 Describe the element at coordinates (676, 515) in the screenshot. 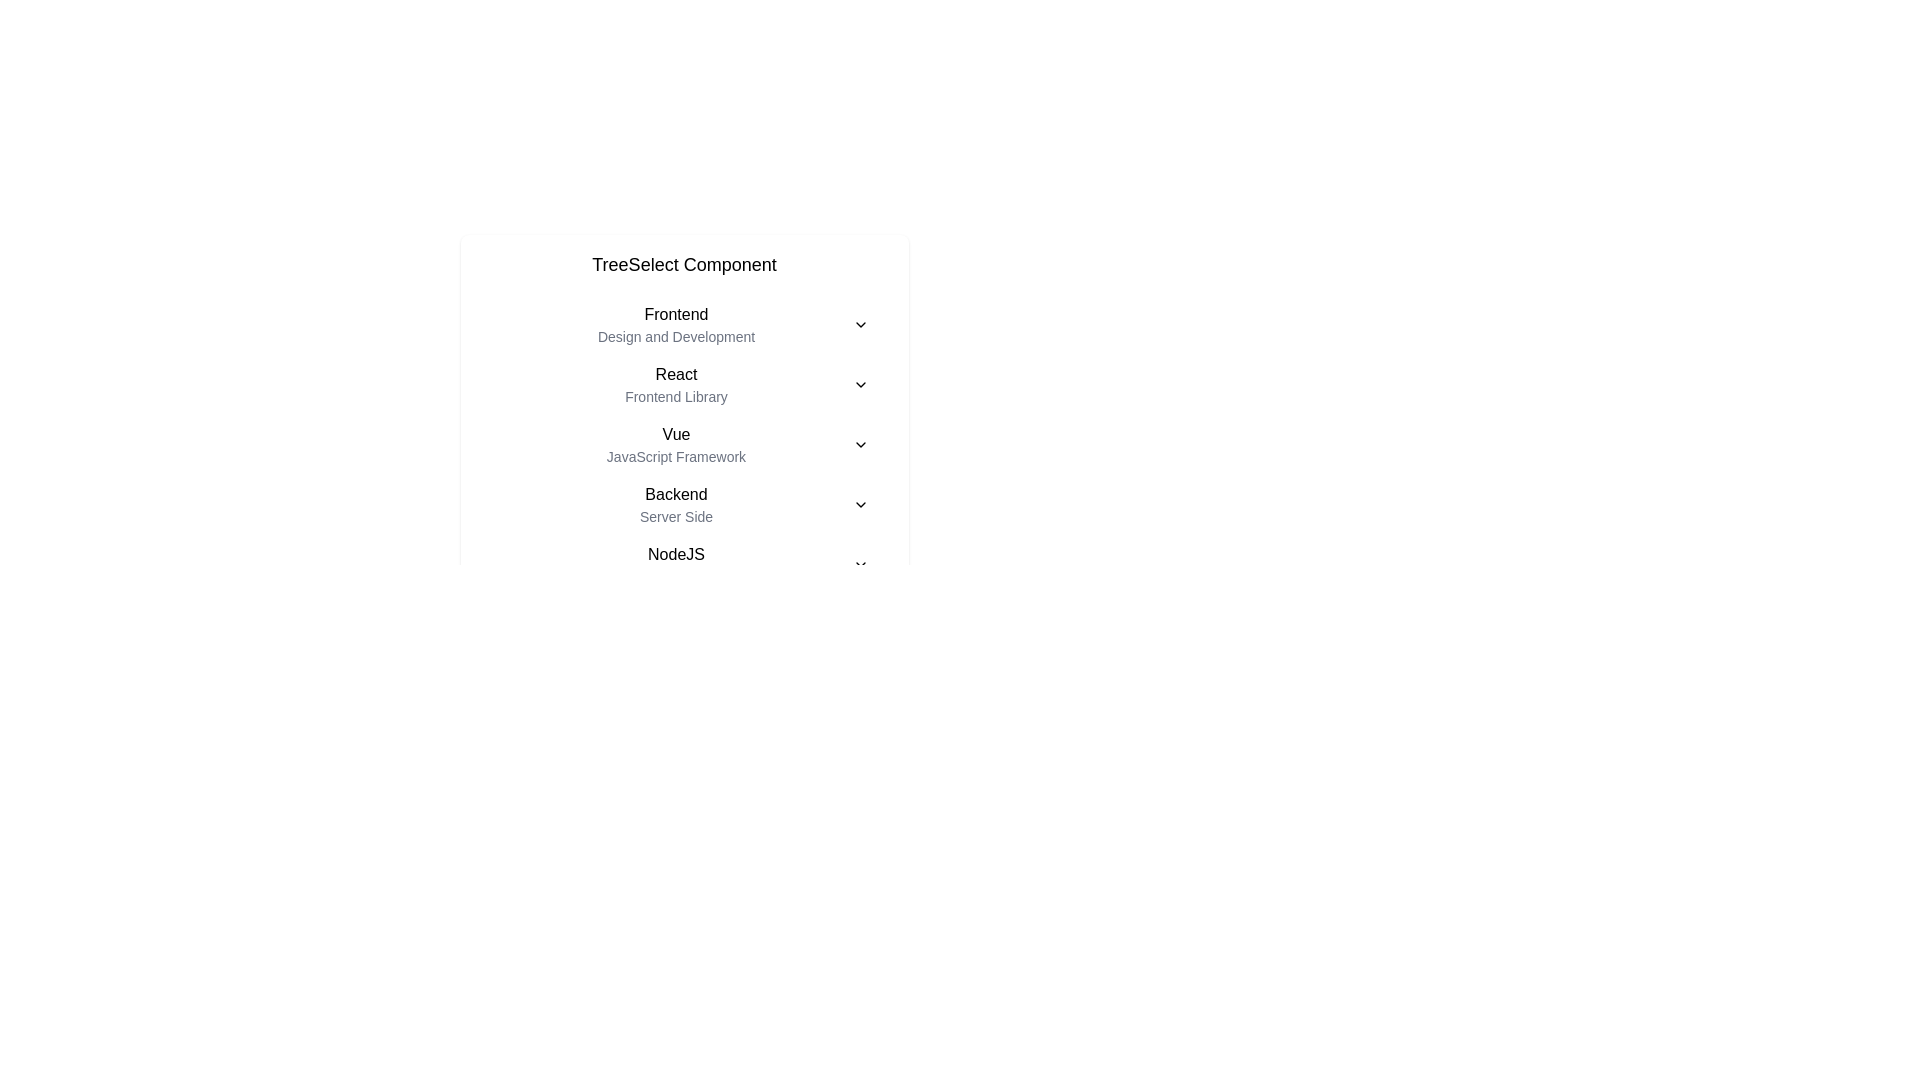

I see `the 'Server Side' text label, which is a sub-item of 'Backend' in the selectable menu` at that location.